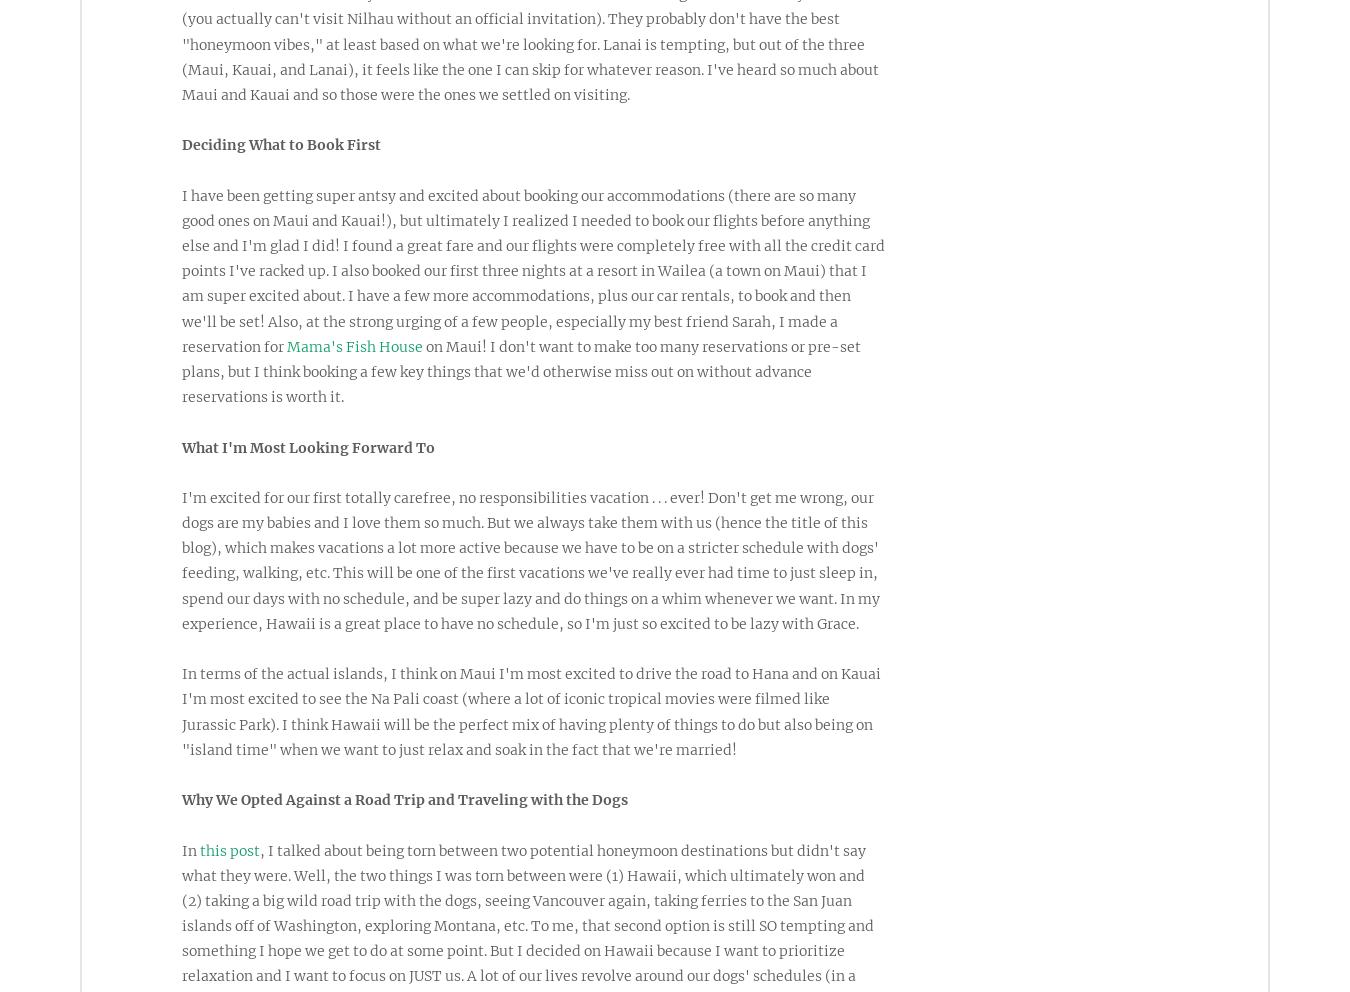 Image resolution: width=1350 pixels, height=992 pixels. I want to click on 'Deciding What to Book First', so click(280, 145).